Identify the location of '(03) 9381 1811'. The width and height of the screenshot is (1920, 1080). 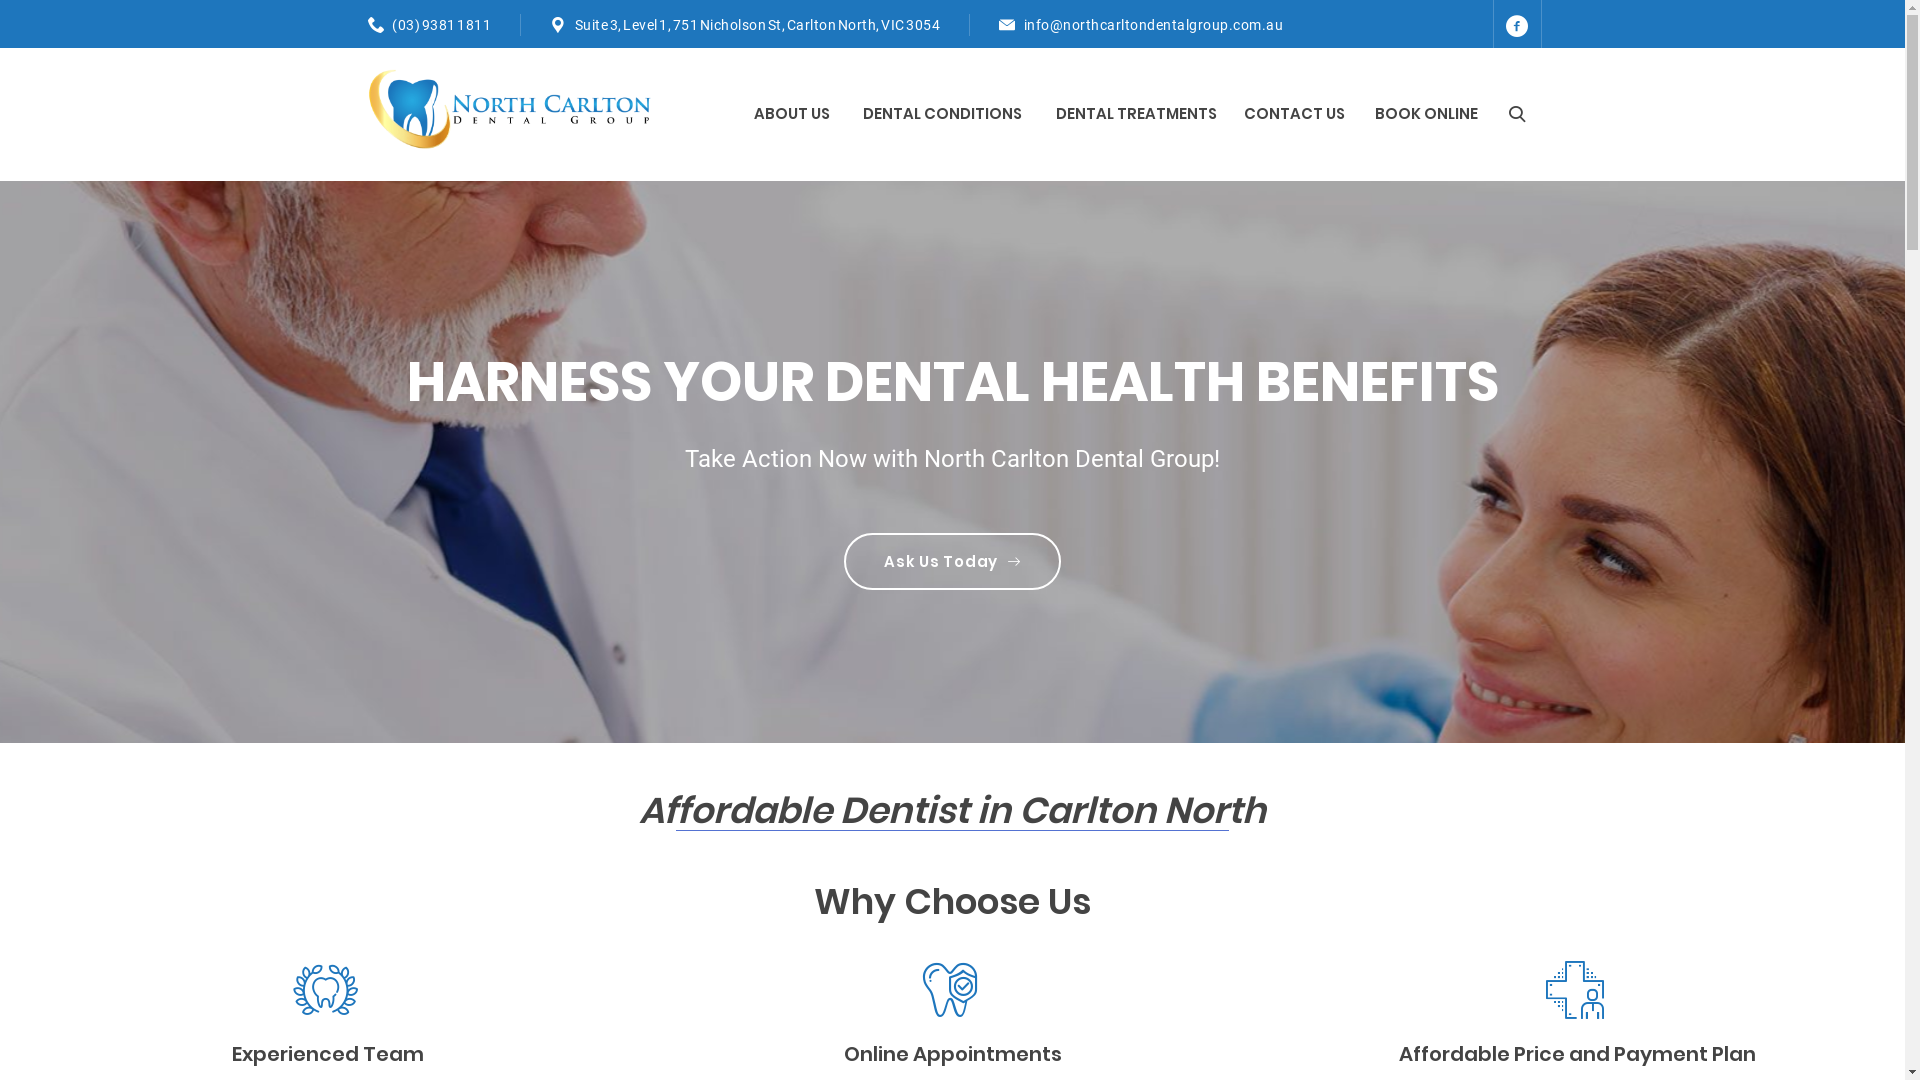
(392, 24).